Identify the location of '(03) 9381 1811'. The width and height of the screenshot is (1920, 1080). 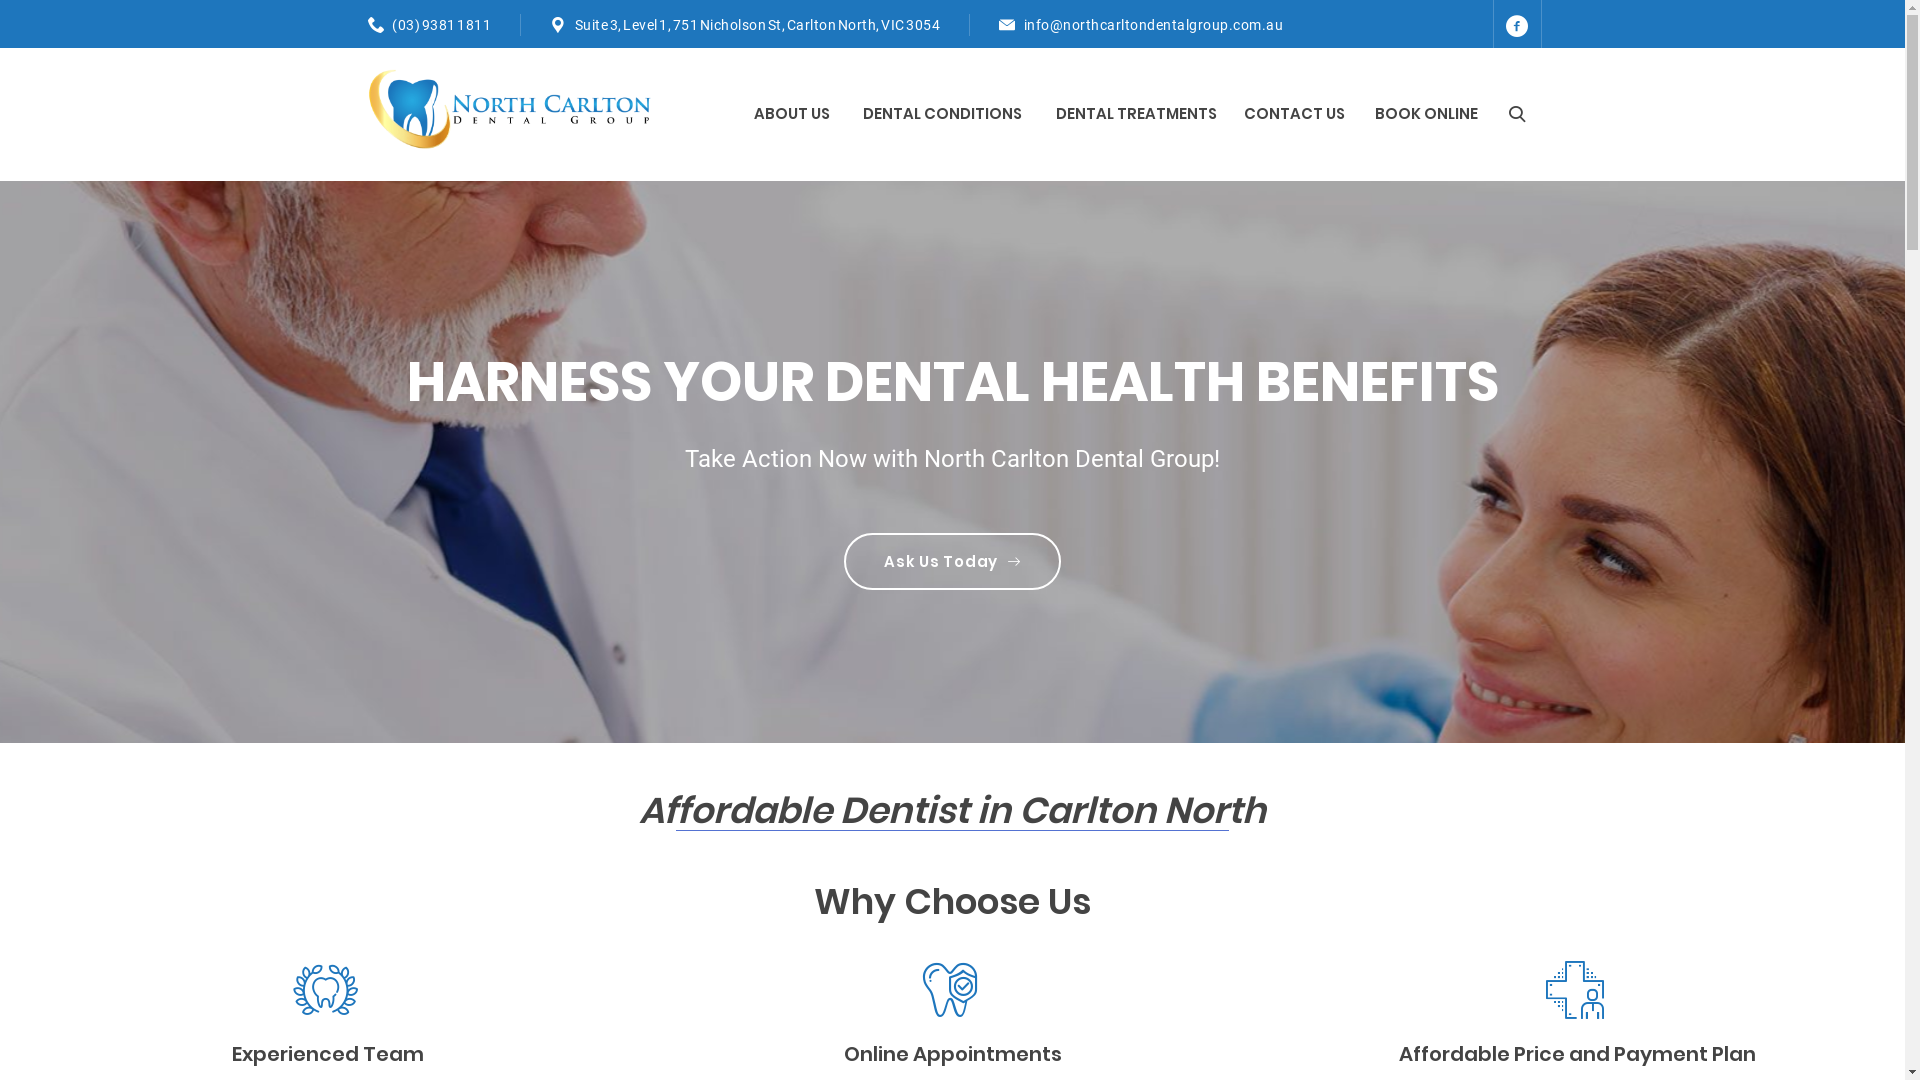
(392, 24).